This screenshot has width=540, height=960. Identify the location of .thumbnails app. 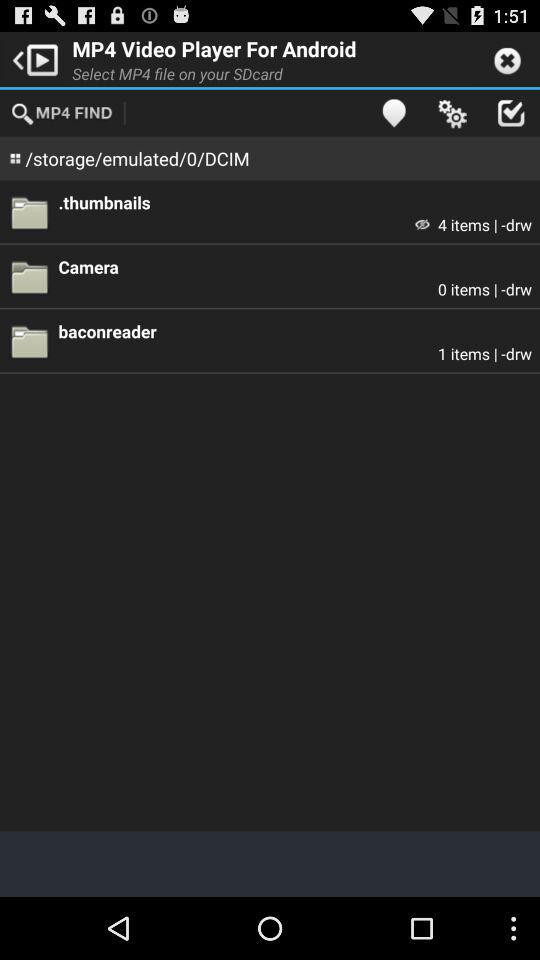
(294, 202).